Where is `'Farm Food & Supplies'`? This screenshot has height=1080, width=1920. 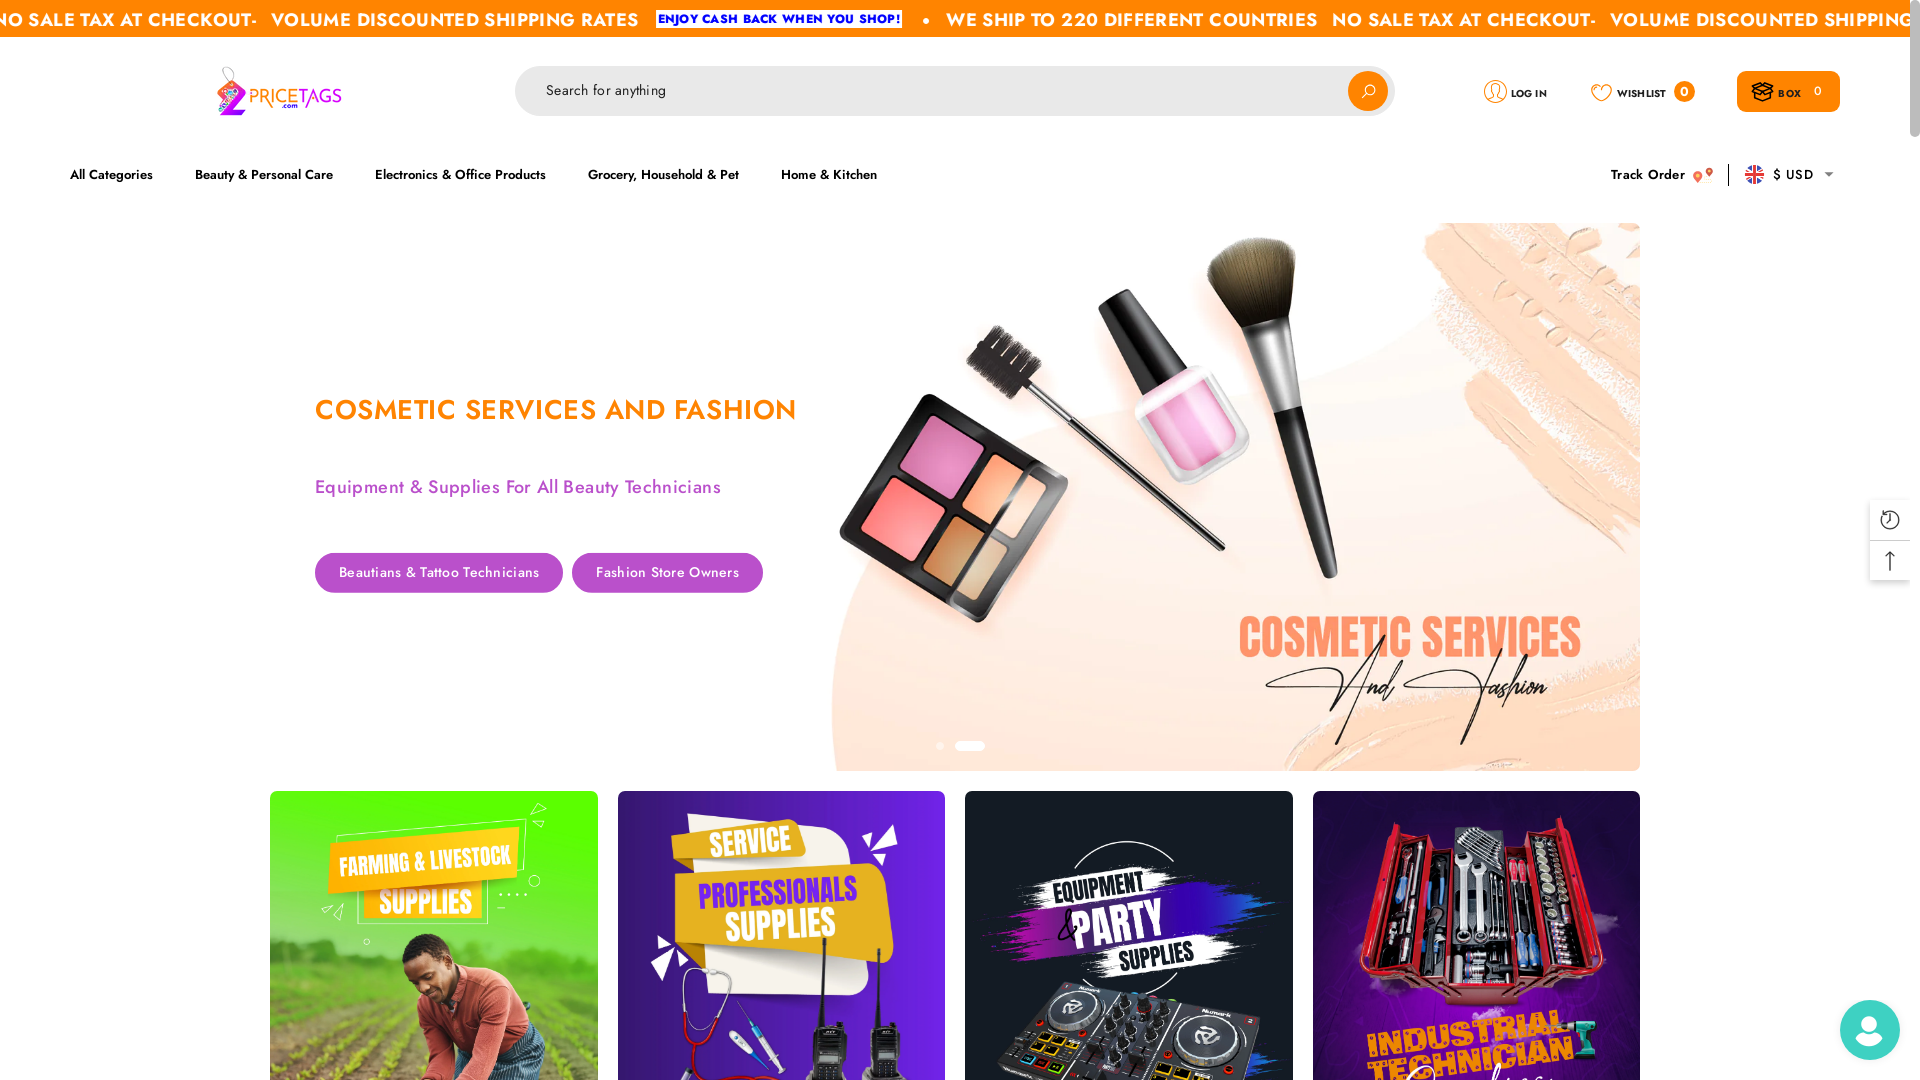
'Farm Food & Supplies' is located at coordinates (603, 574).